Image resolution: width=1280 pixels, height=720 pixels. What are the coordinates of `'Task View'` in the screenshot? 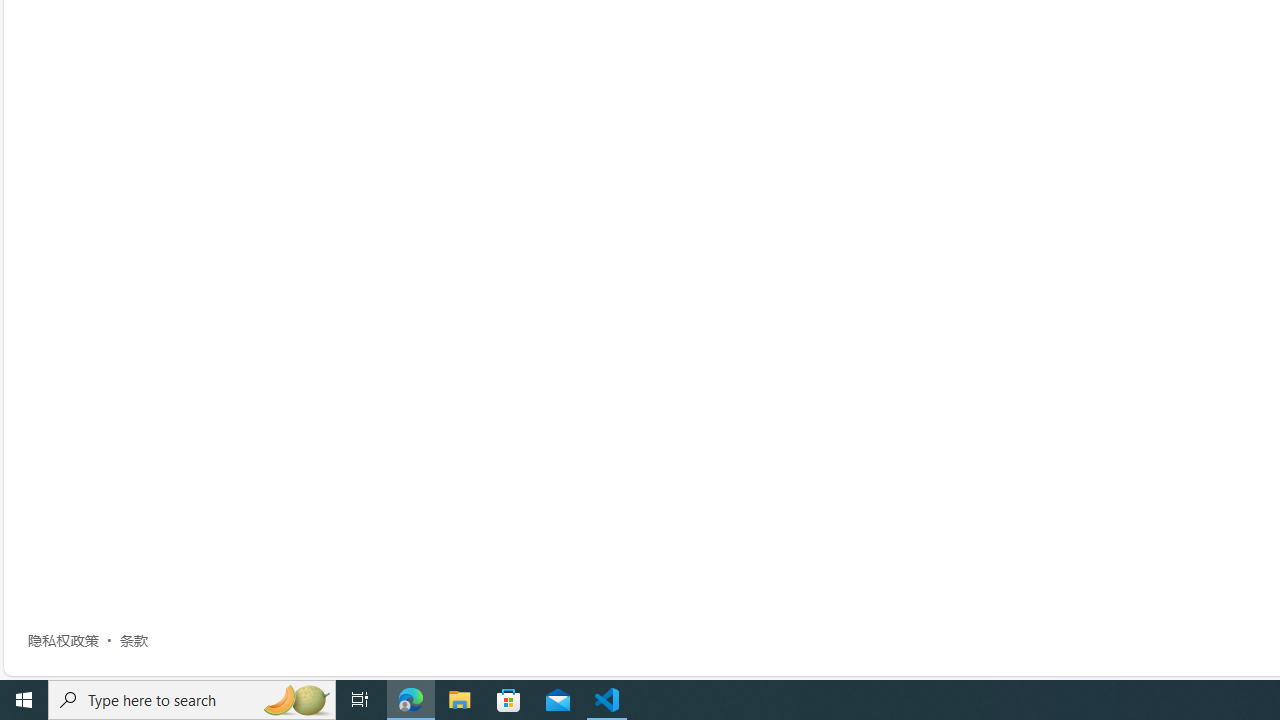 It's located at (359, 698).